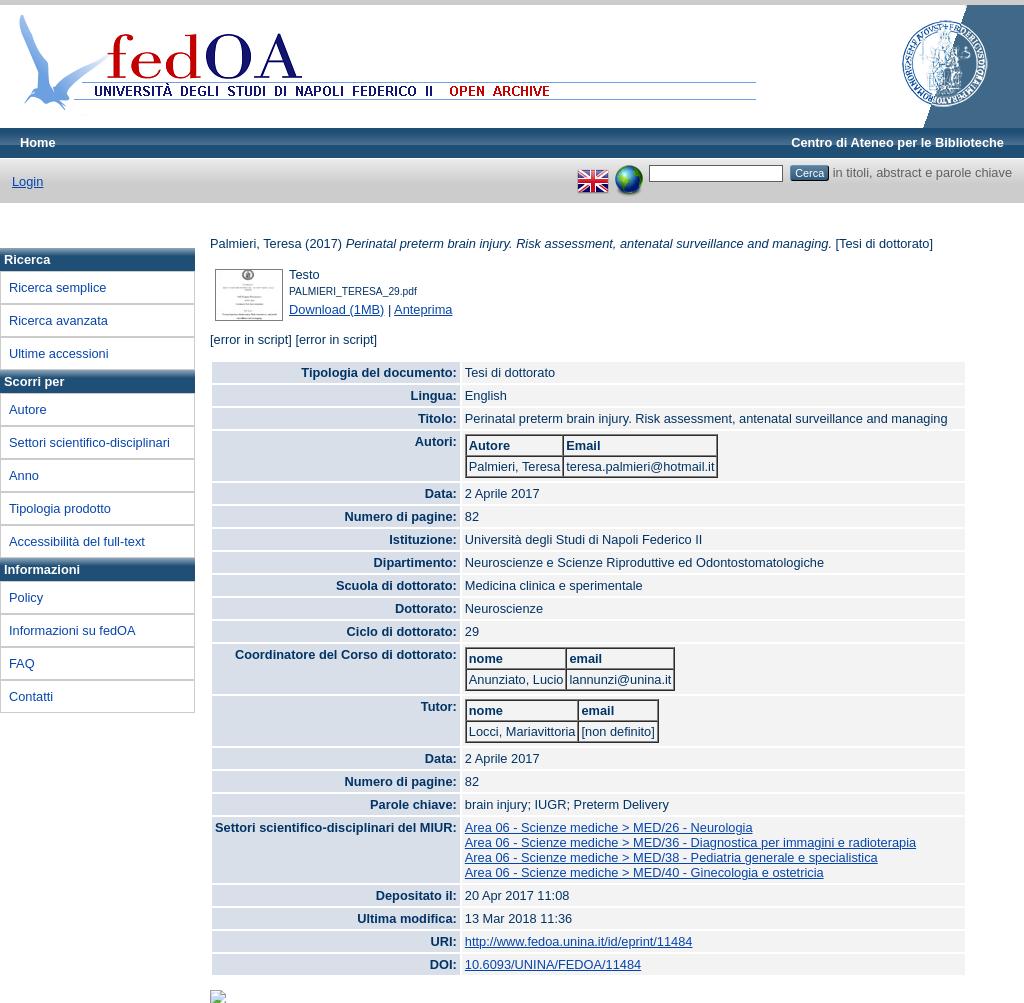 This screenshot has width=1024, height=1003. Describe the element at coordinates (27, 259) in the screenshot. I see `'Ricerca'` at that location.